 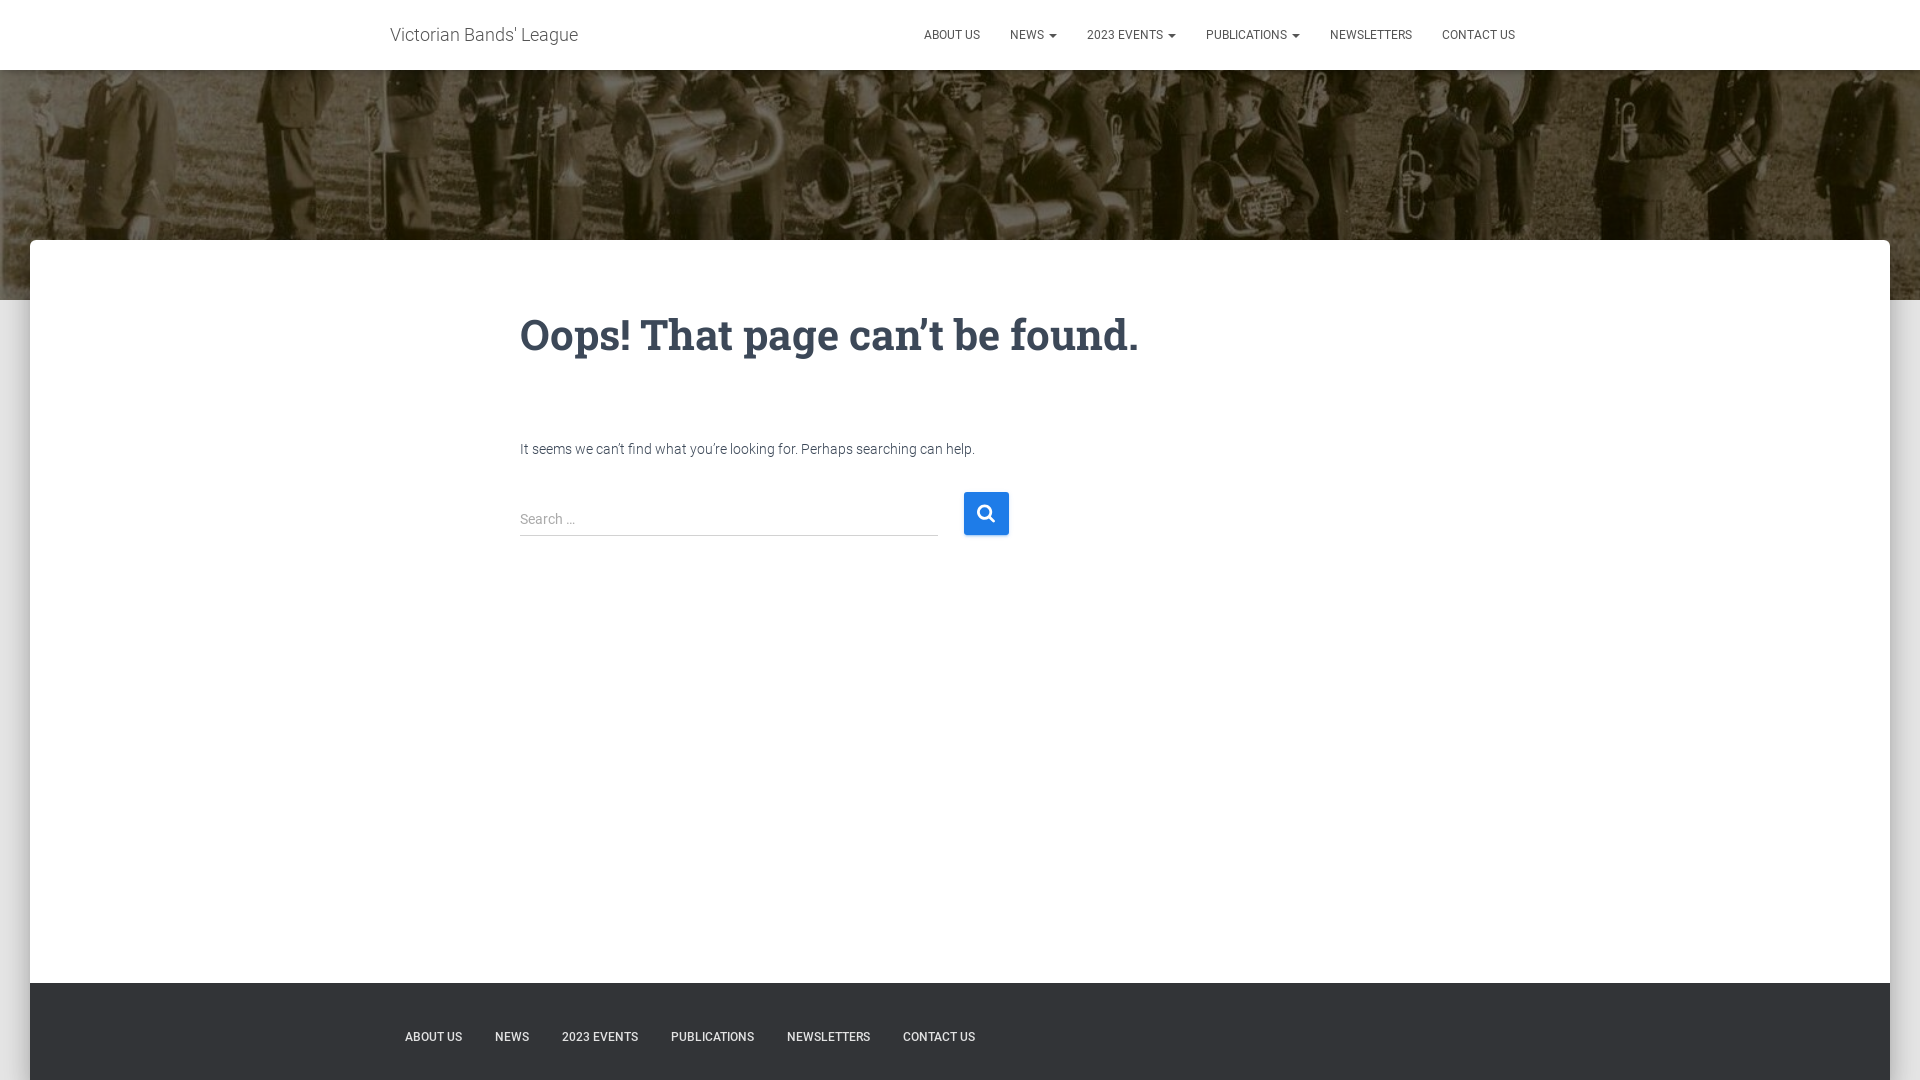 What do you see at coordinates (907, 34) in the screenshot?
I see `'ABOUT US'` at bounding box center [907, 34].